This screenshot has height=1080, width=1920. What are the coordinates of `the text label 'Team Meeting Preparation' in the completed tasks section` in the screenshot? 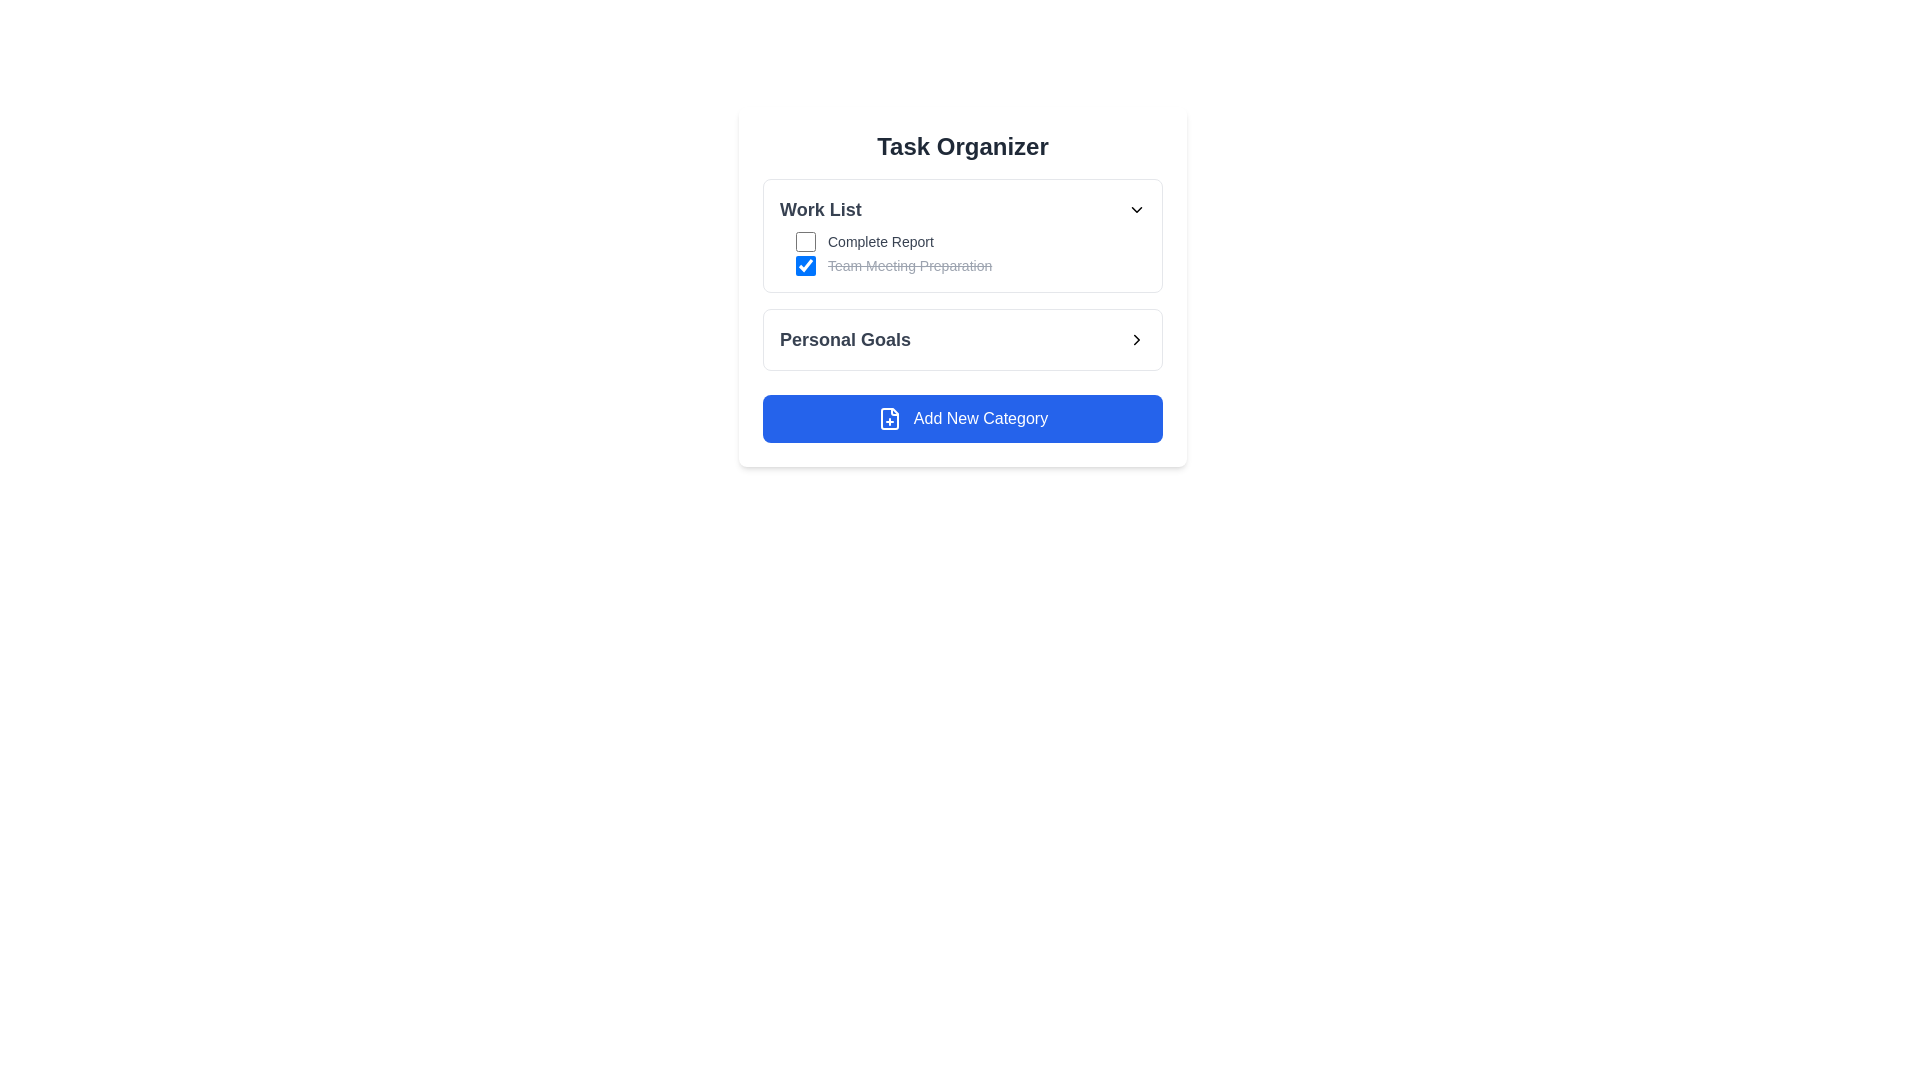 It's located at (970, 265).